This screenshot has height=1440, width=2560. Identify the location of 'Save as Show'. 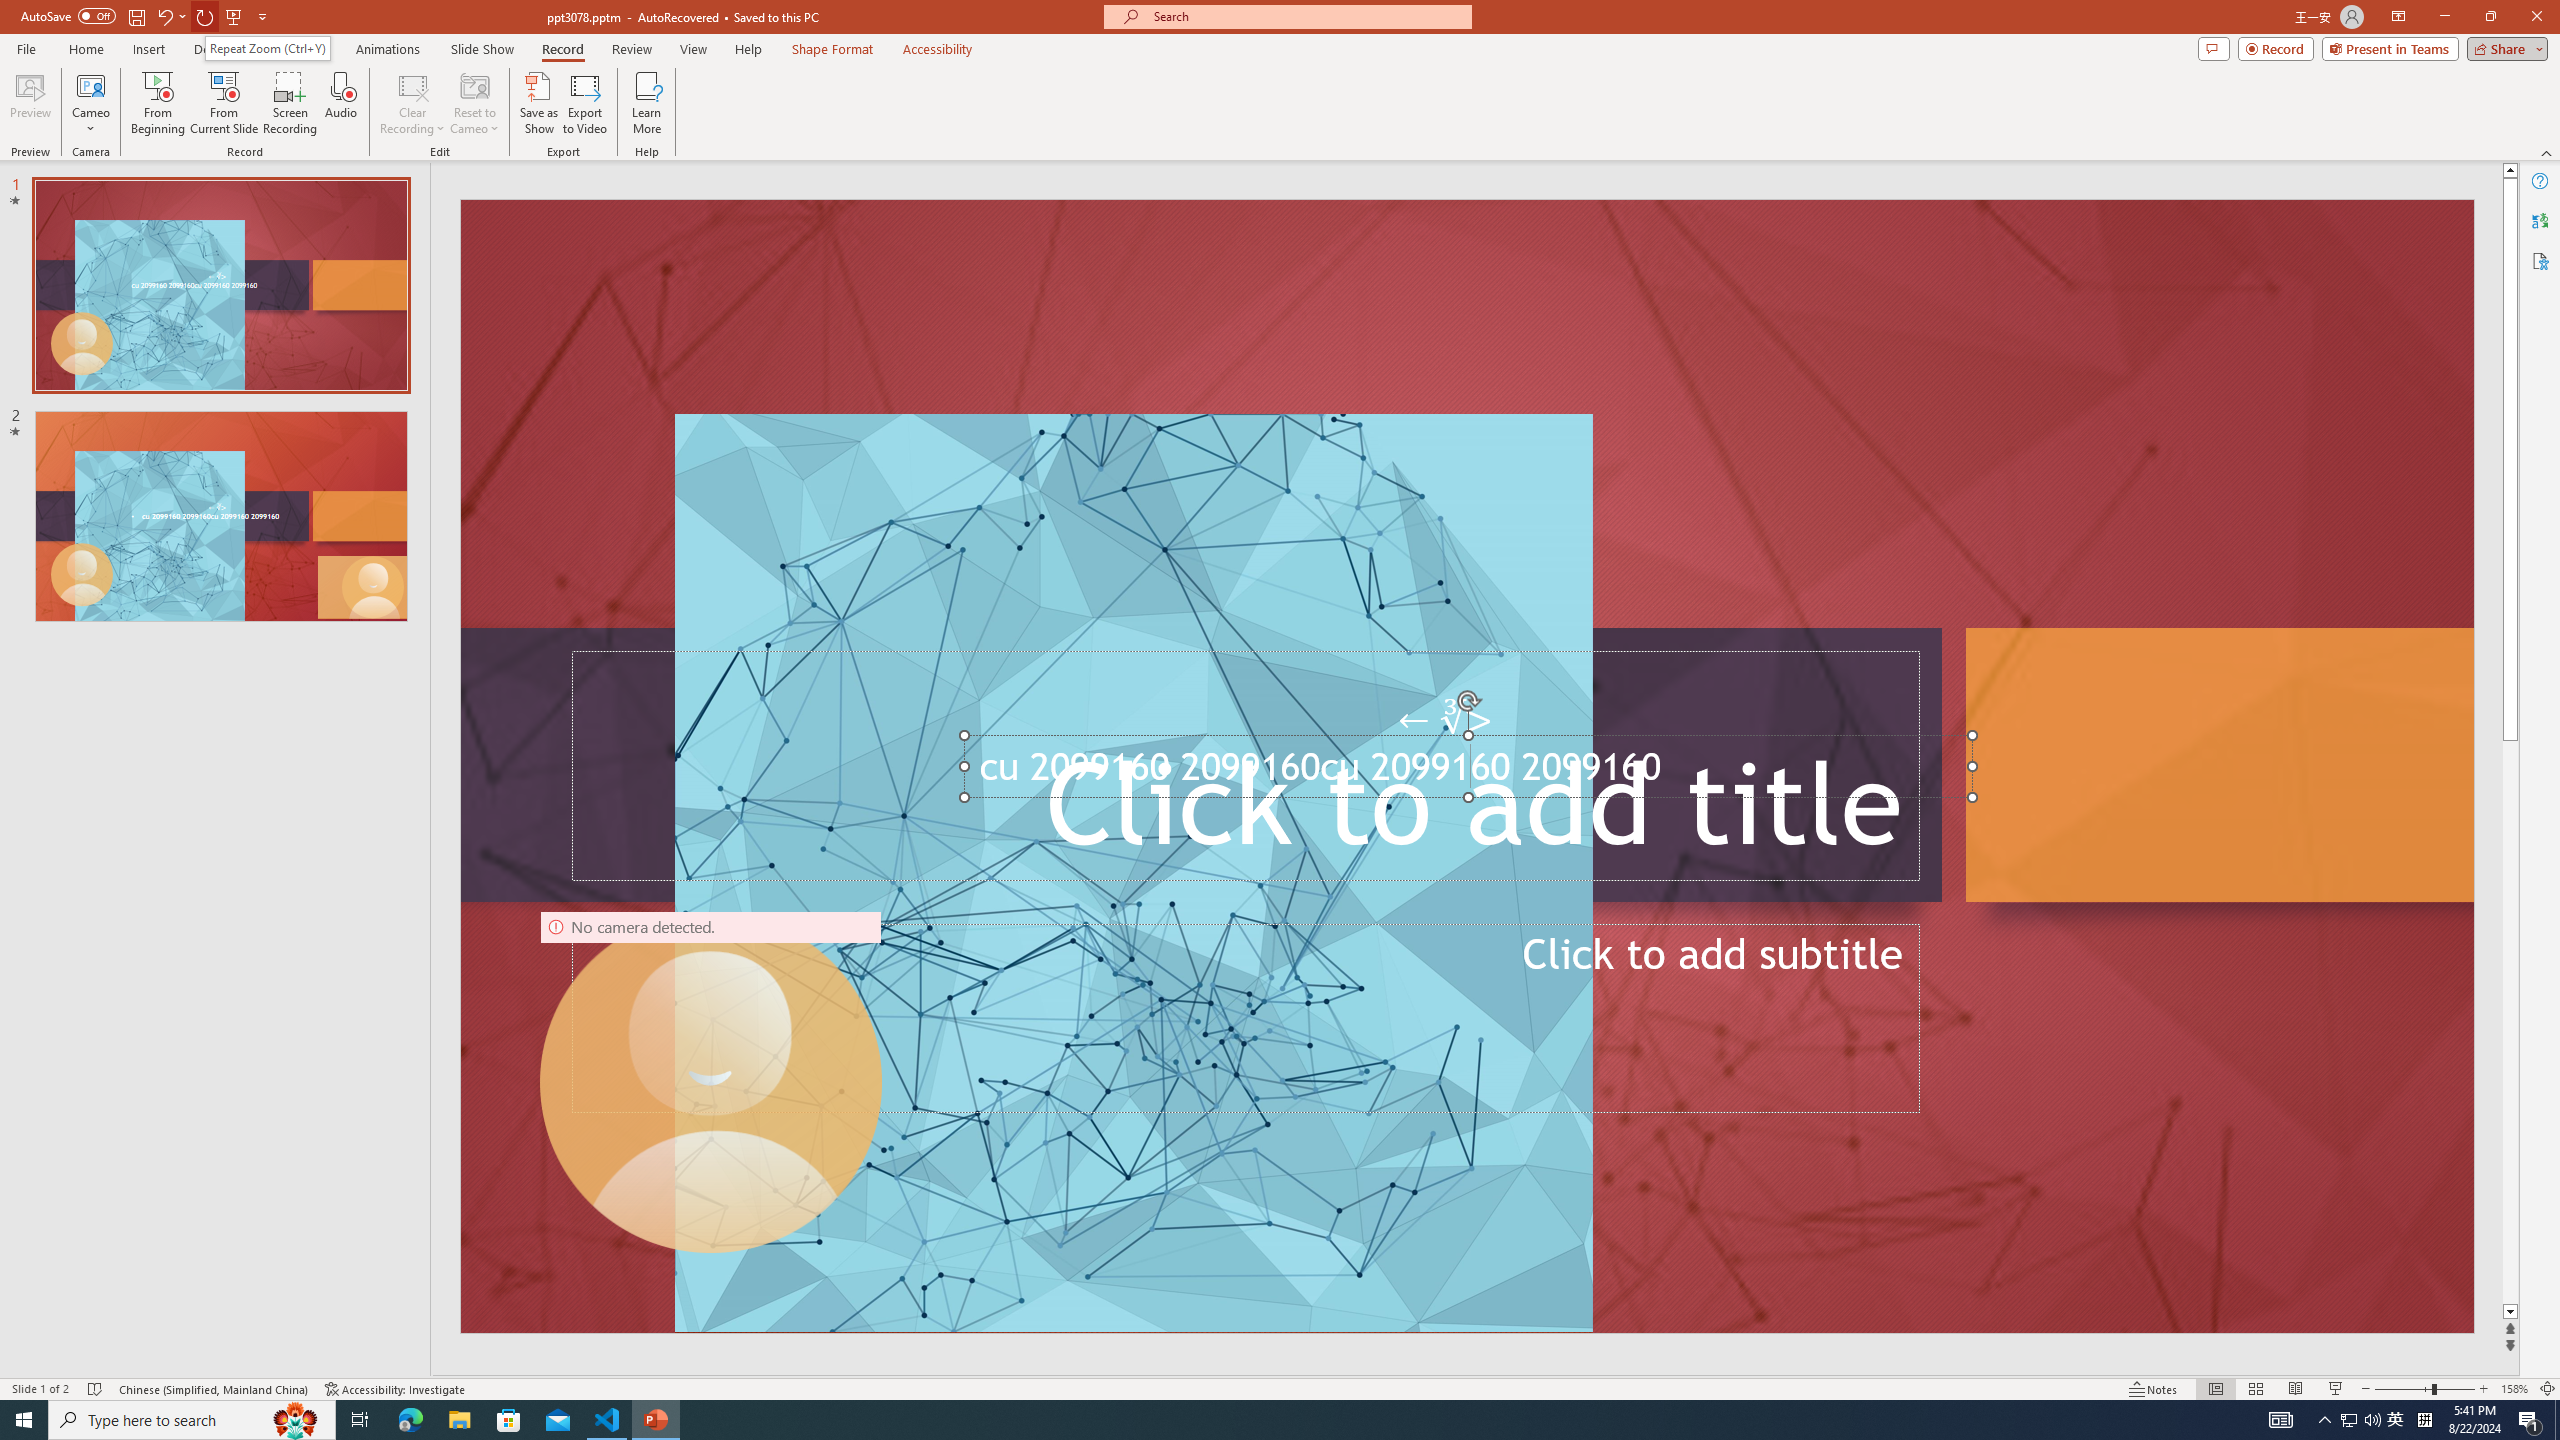
(538, 103).